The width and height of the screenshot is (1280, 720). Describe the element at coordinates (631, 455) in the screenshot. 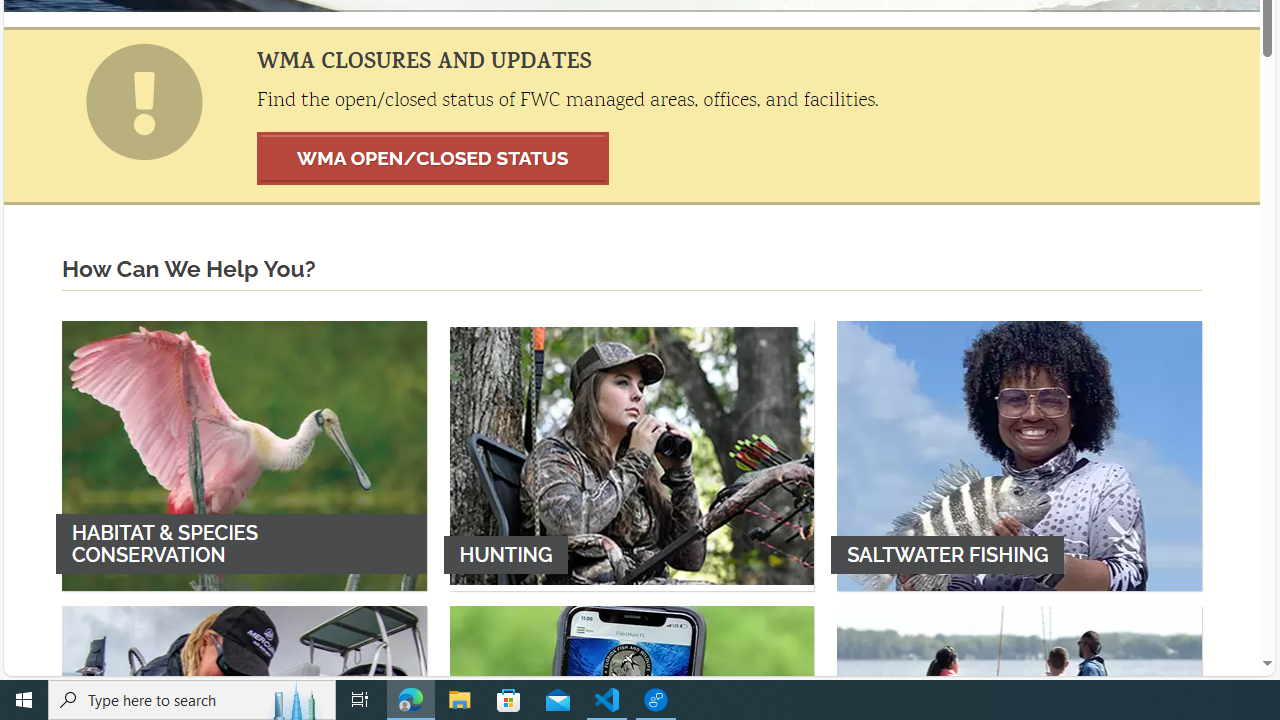

I see `'HUNTING'` at that location.